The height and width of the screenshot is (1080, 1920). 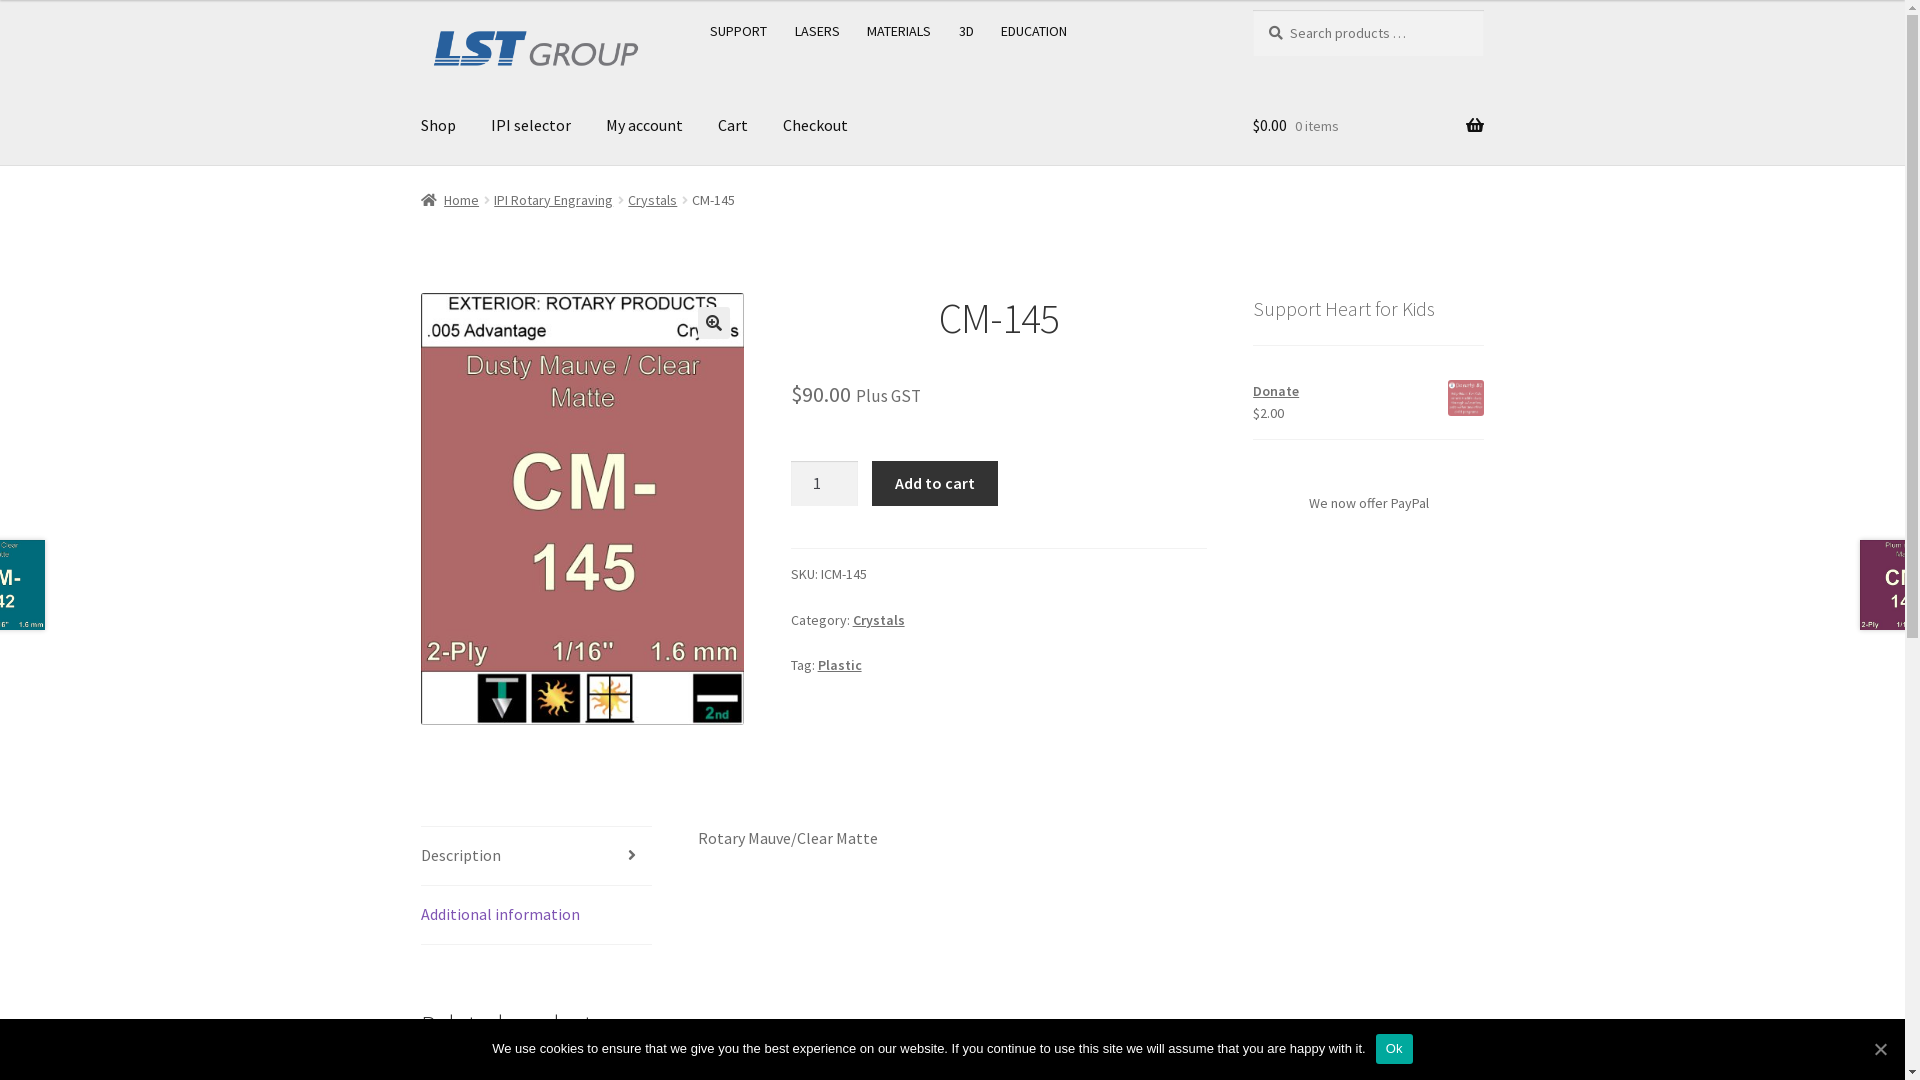 What do you see at coordinates (589, 126) in the screenshot?
I see `'My account'` at bounding box center [589, 126].